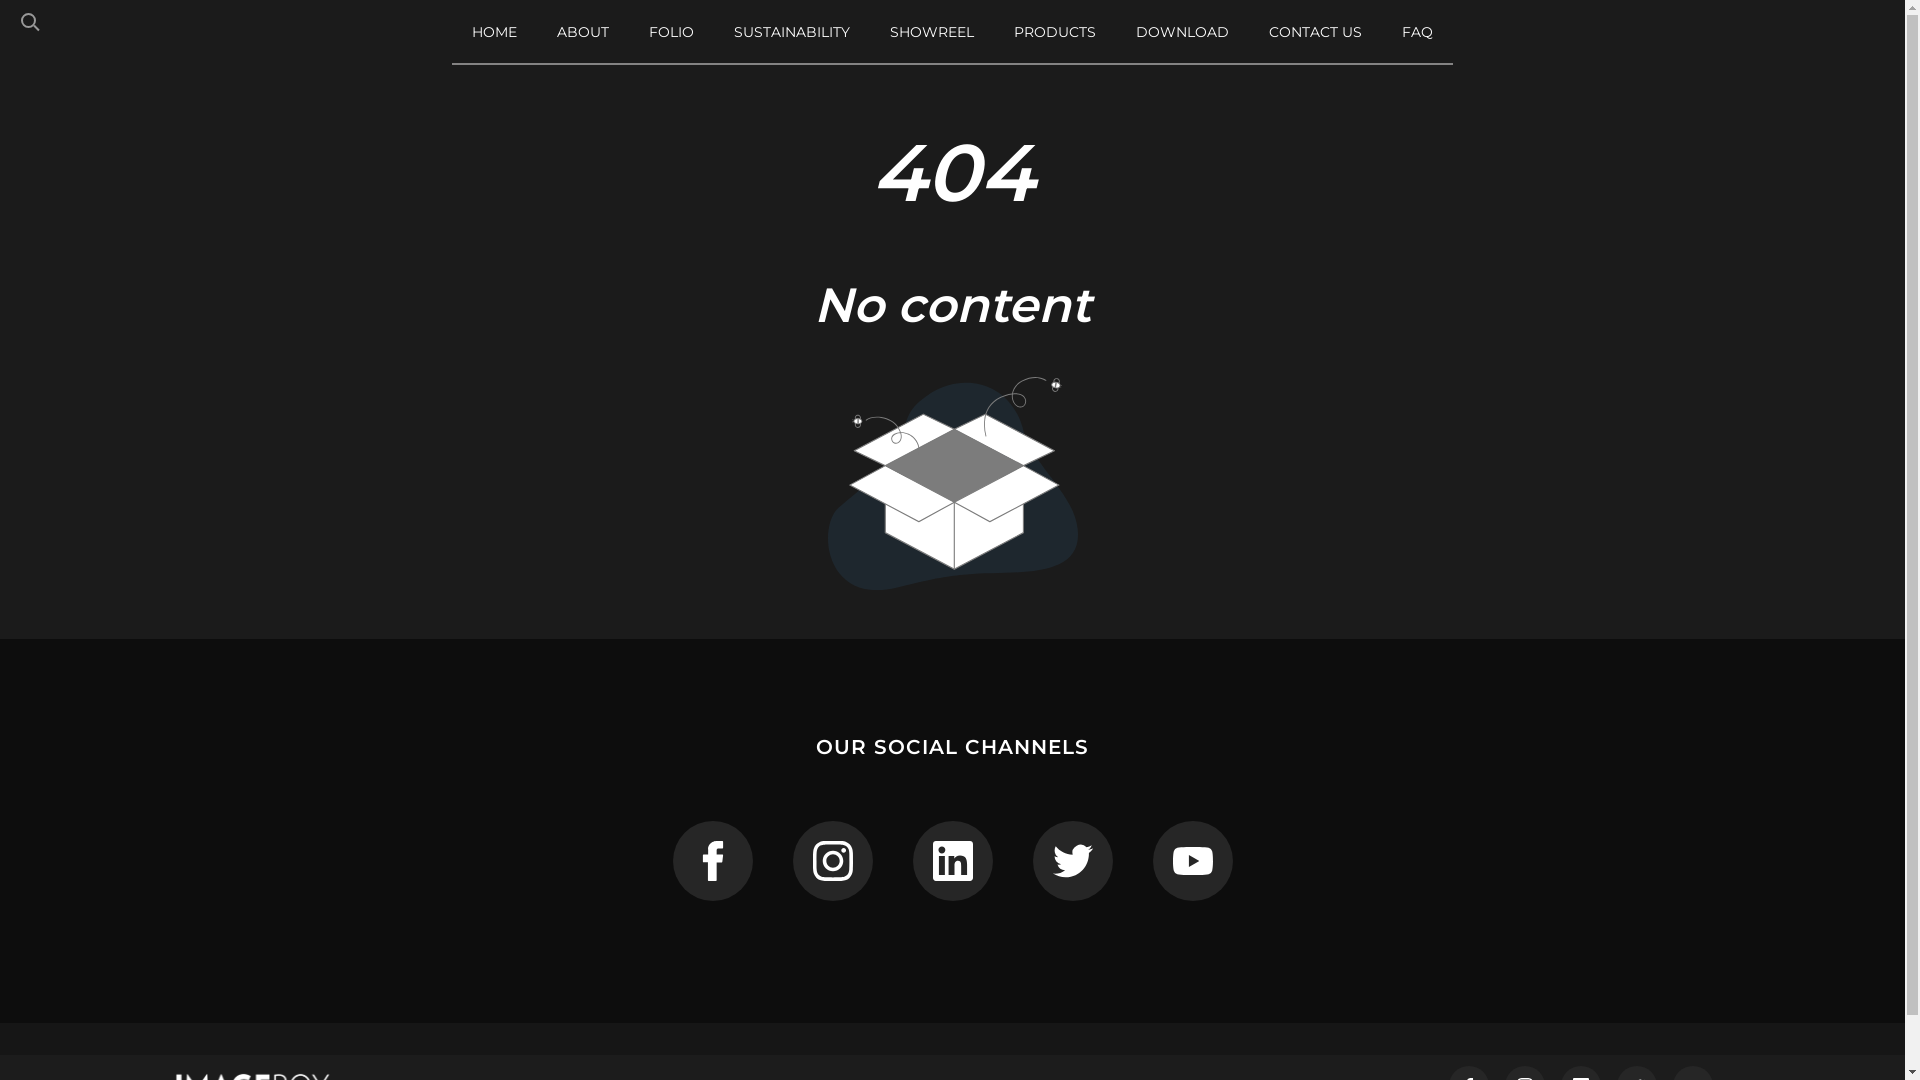 The width and height of the screenshot is (1920, 1080). Describe the element at coordinates (1115, 32) in the screenshot. I see `'DOWNLOAD'` at that location.